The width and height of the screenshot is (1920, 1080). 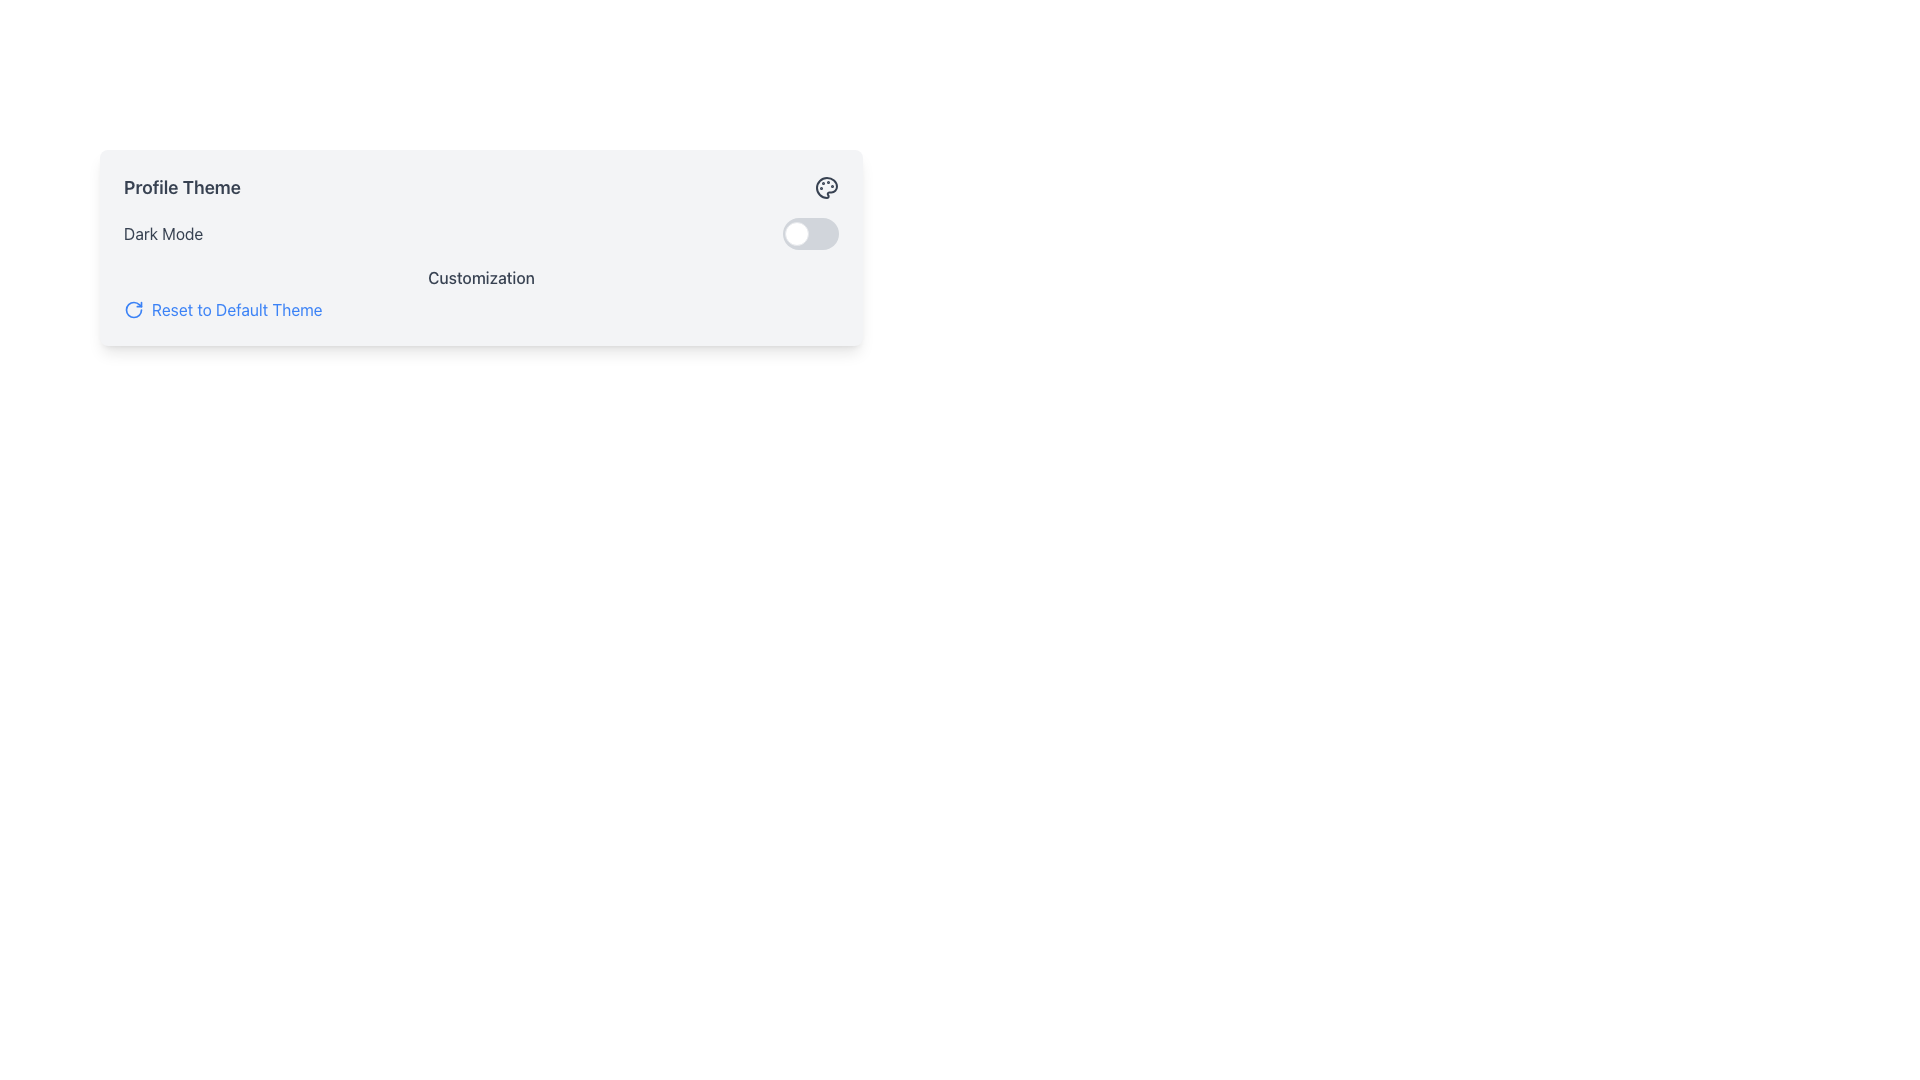 What do you see at coordinates (826, 188) in the screenshot?
I see `the palette icon located in the top-right corner of the 'Profile Theme' section` at bounding box center [826, 188].